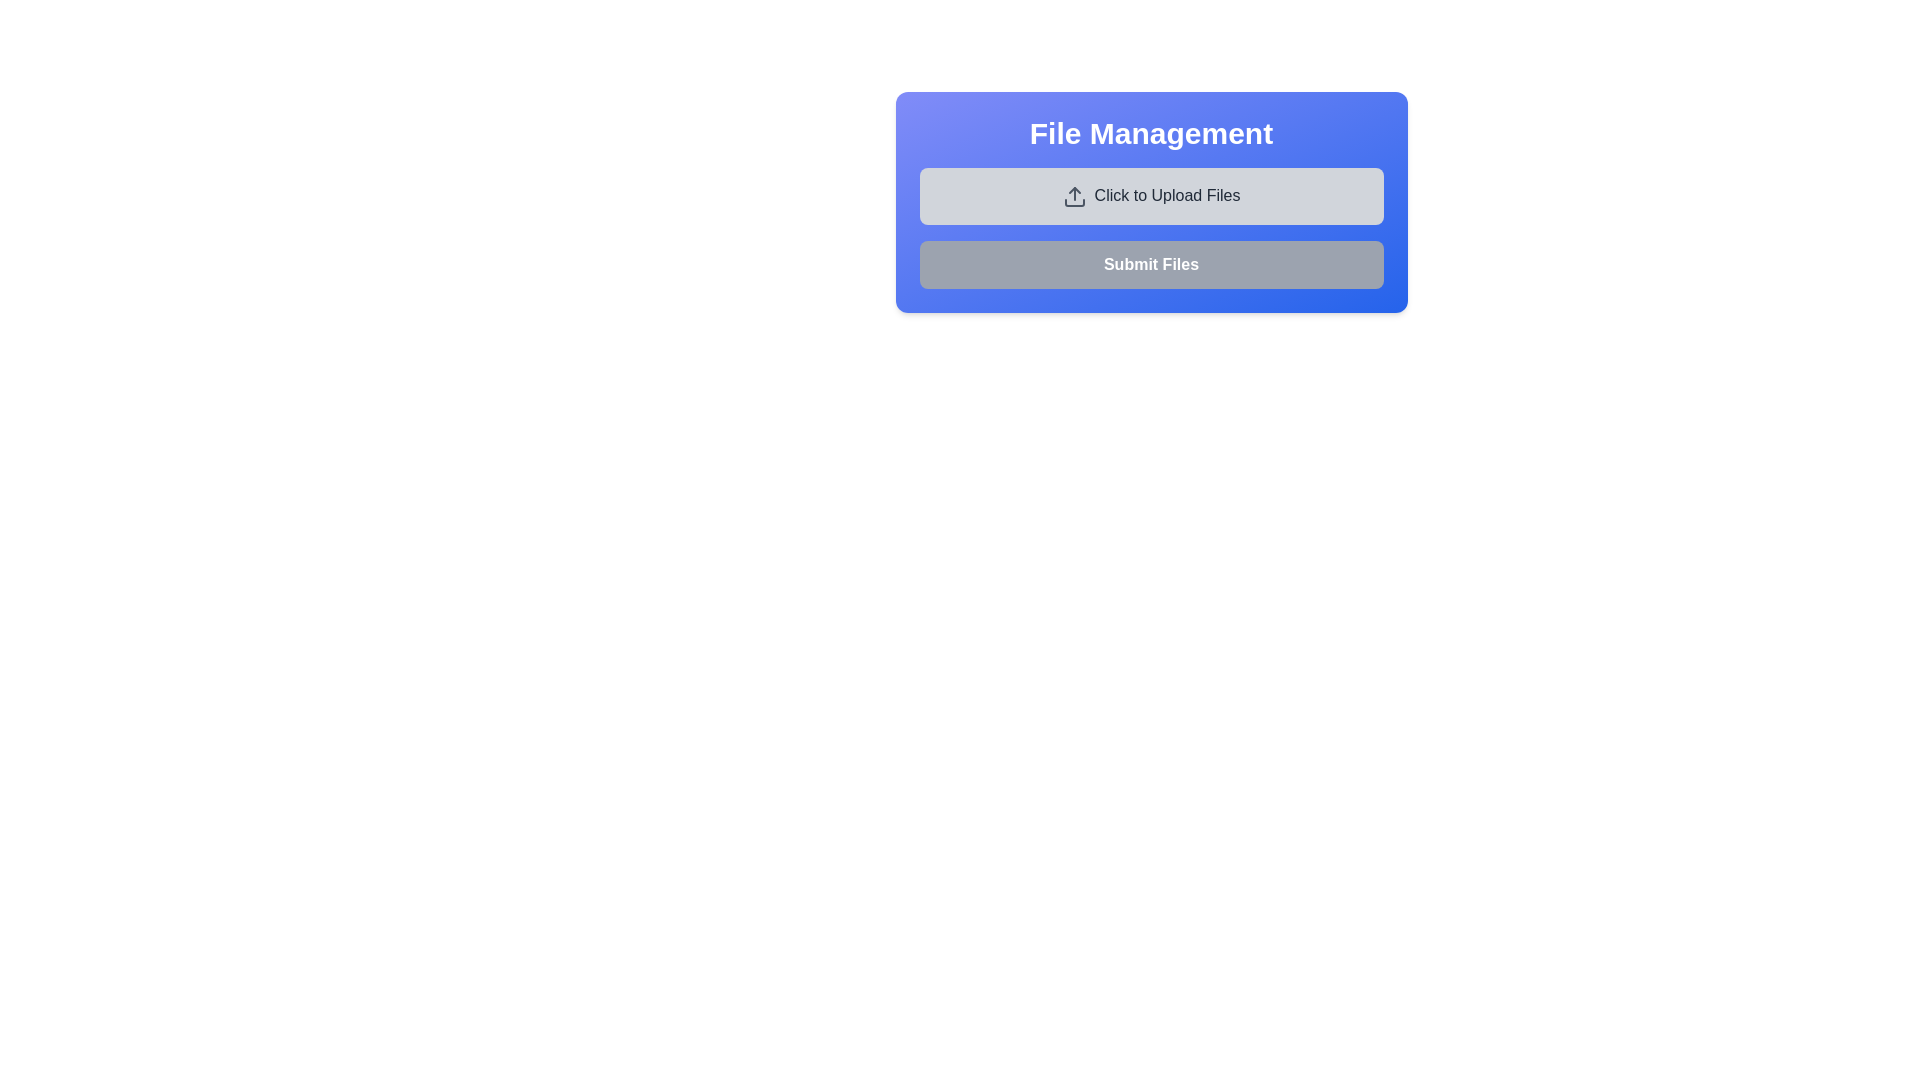 Image resolution: width=1920 pixels, height=1080 pixels. What do you see at coordinates (1167, 195) in the screenshot?
I see `the static text display that instructs users to click for file upload, located in the middle section of the file management interface` at bounding box center [1167, 195].